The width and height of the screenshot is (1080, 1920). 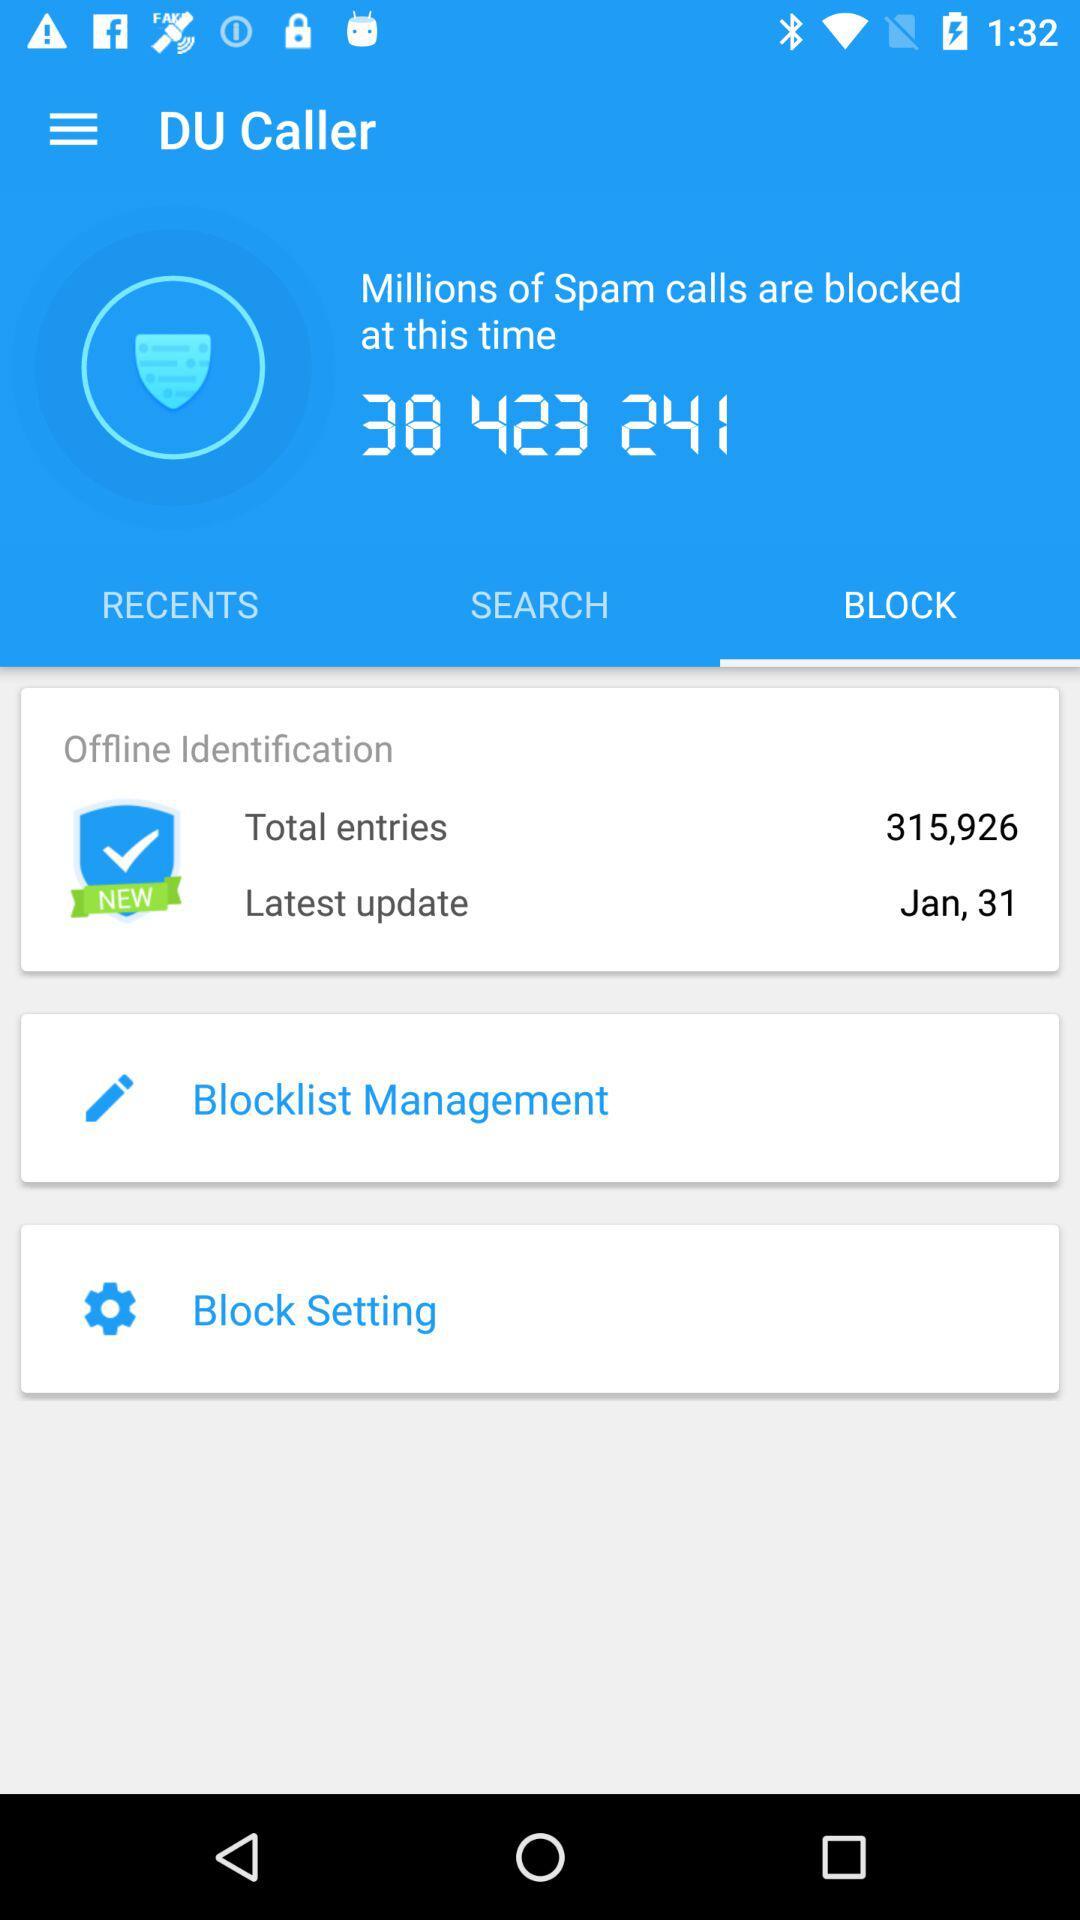 What do you see at coordinates (540, 602) in the screenshot?
I see `icon above the offline identification` at bounding box center [540, 602].